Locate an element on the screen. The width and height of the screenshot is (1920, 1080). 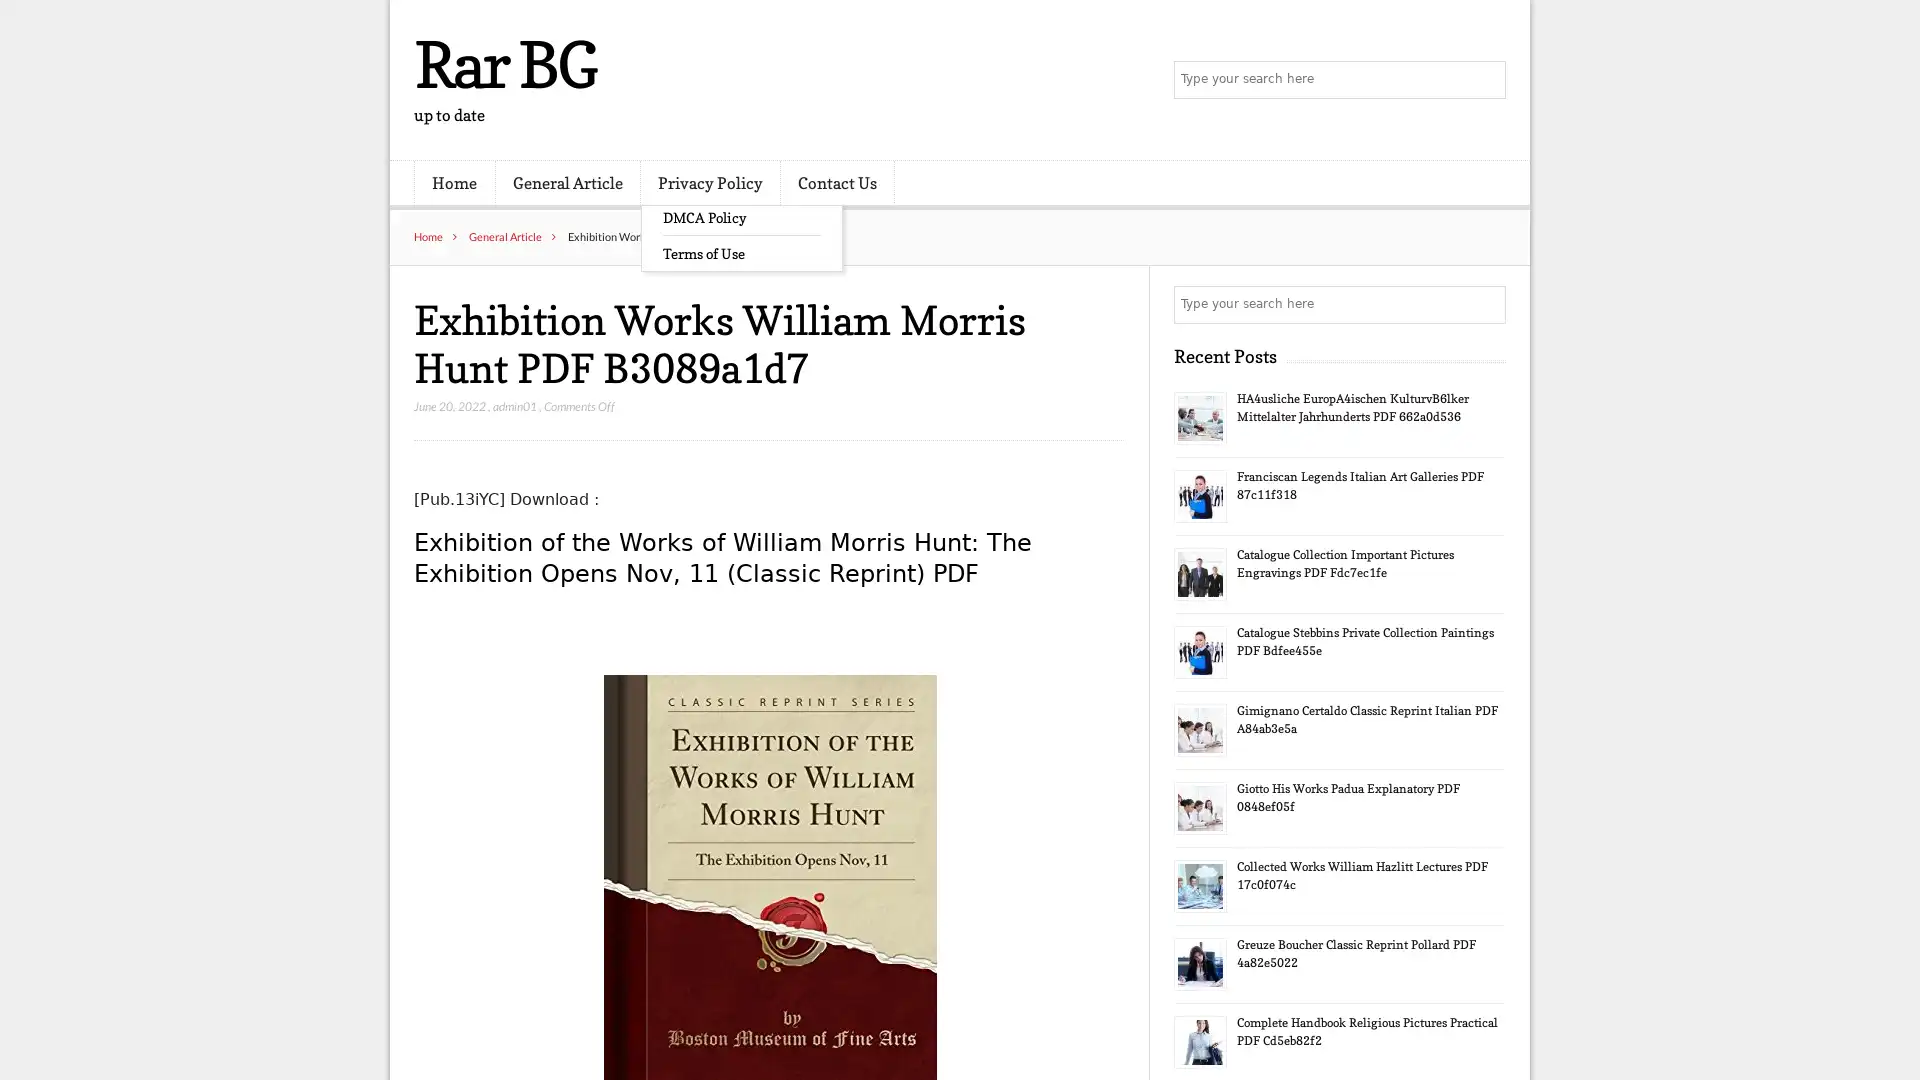
Search is located at coordinates (1485, 304).